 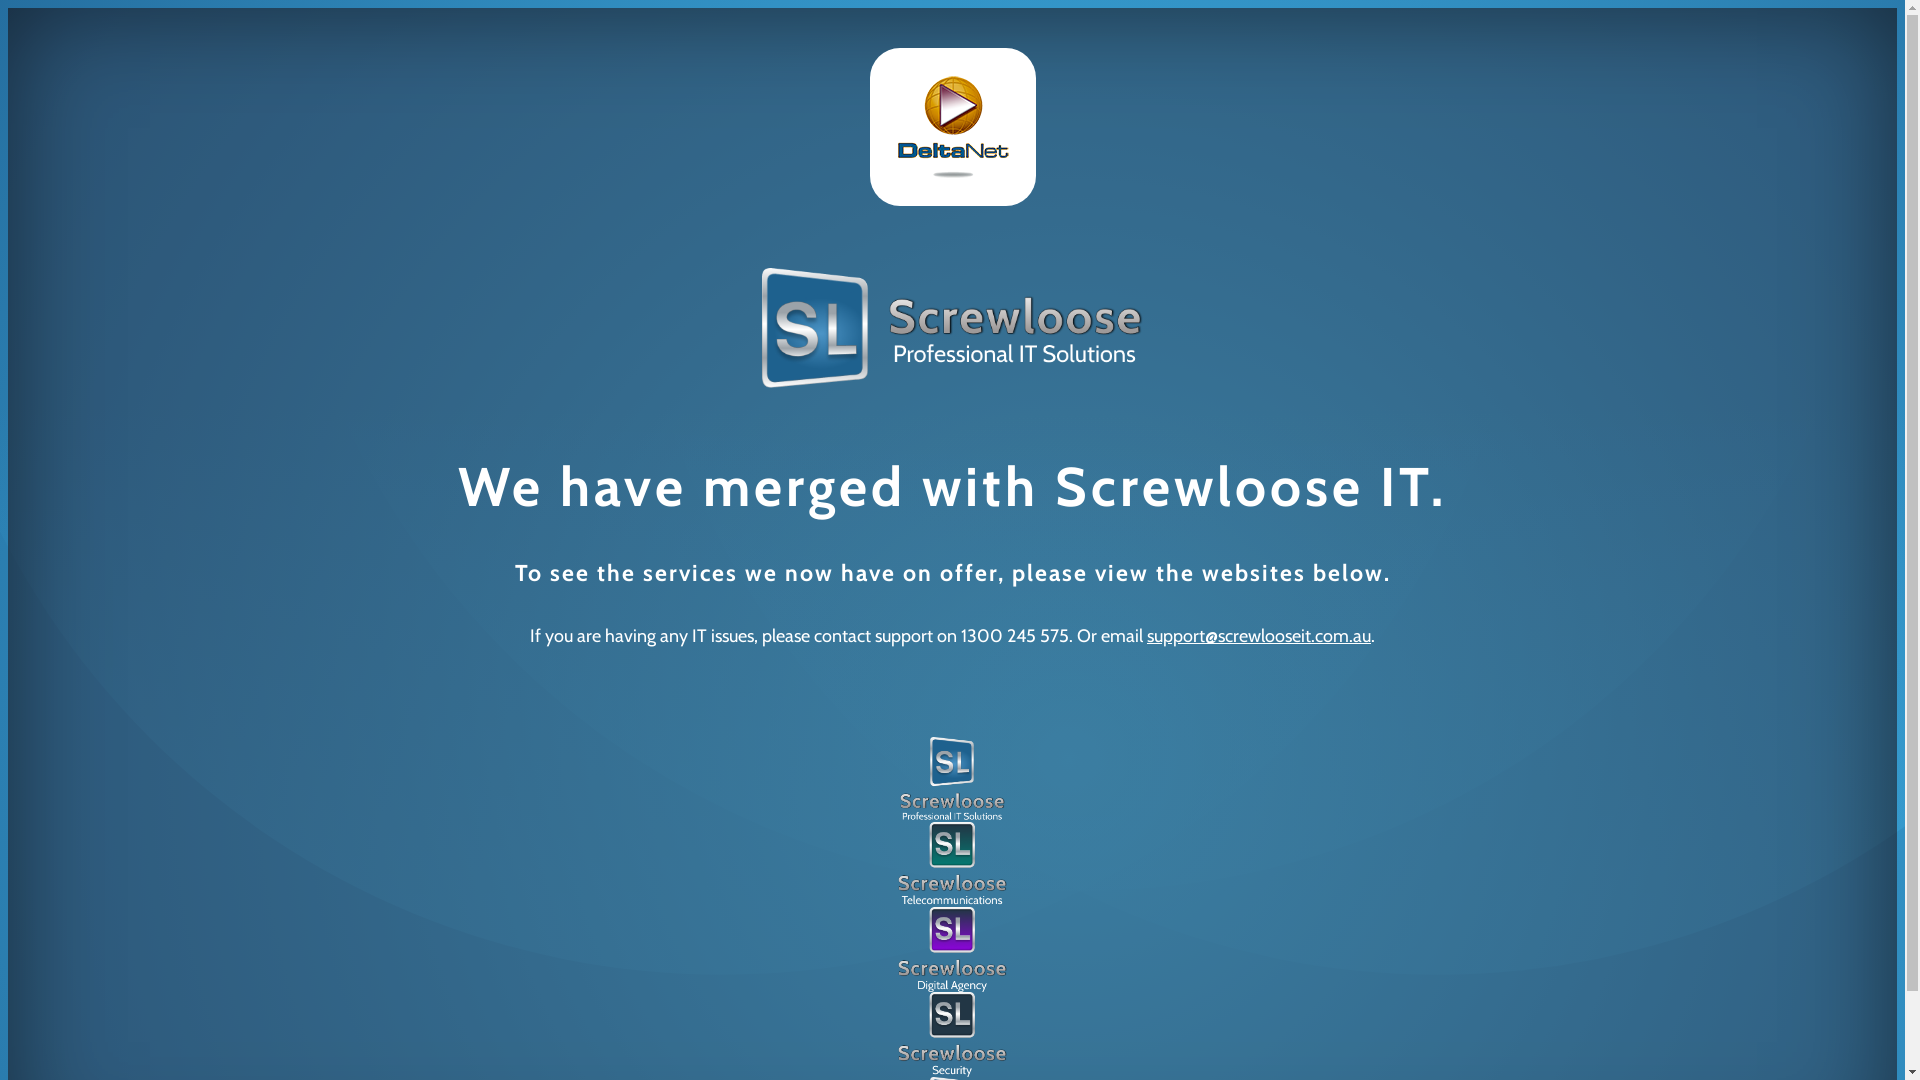 I want to click on 'support@screwlooseit.com.au', so click(x=1257, y=636).